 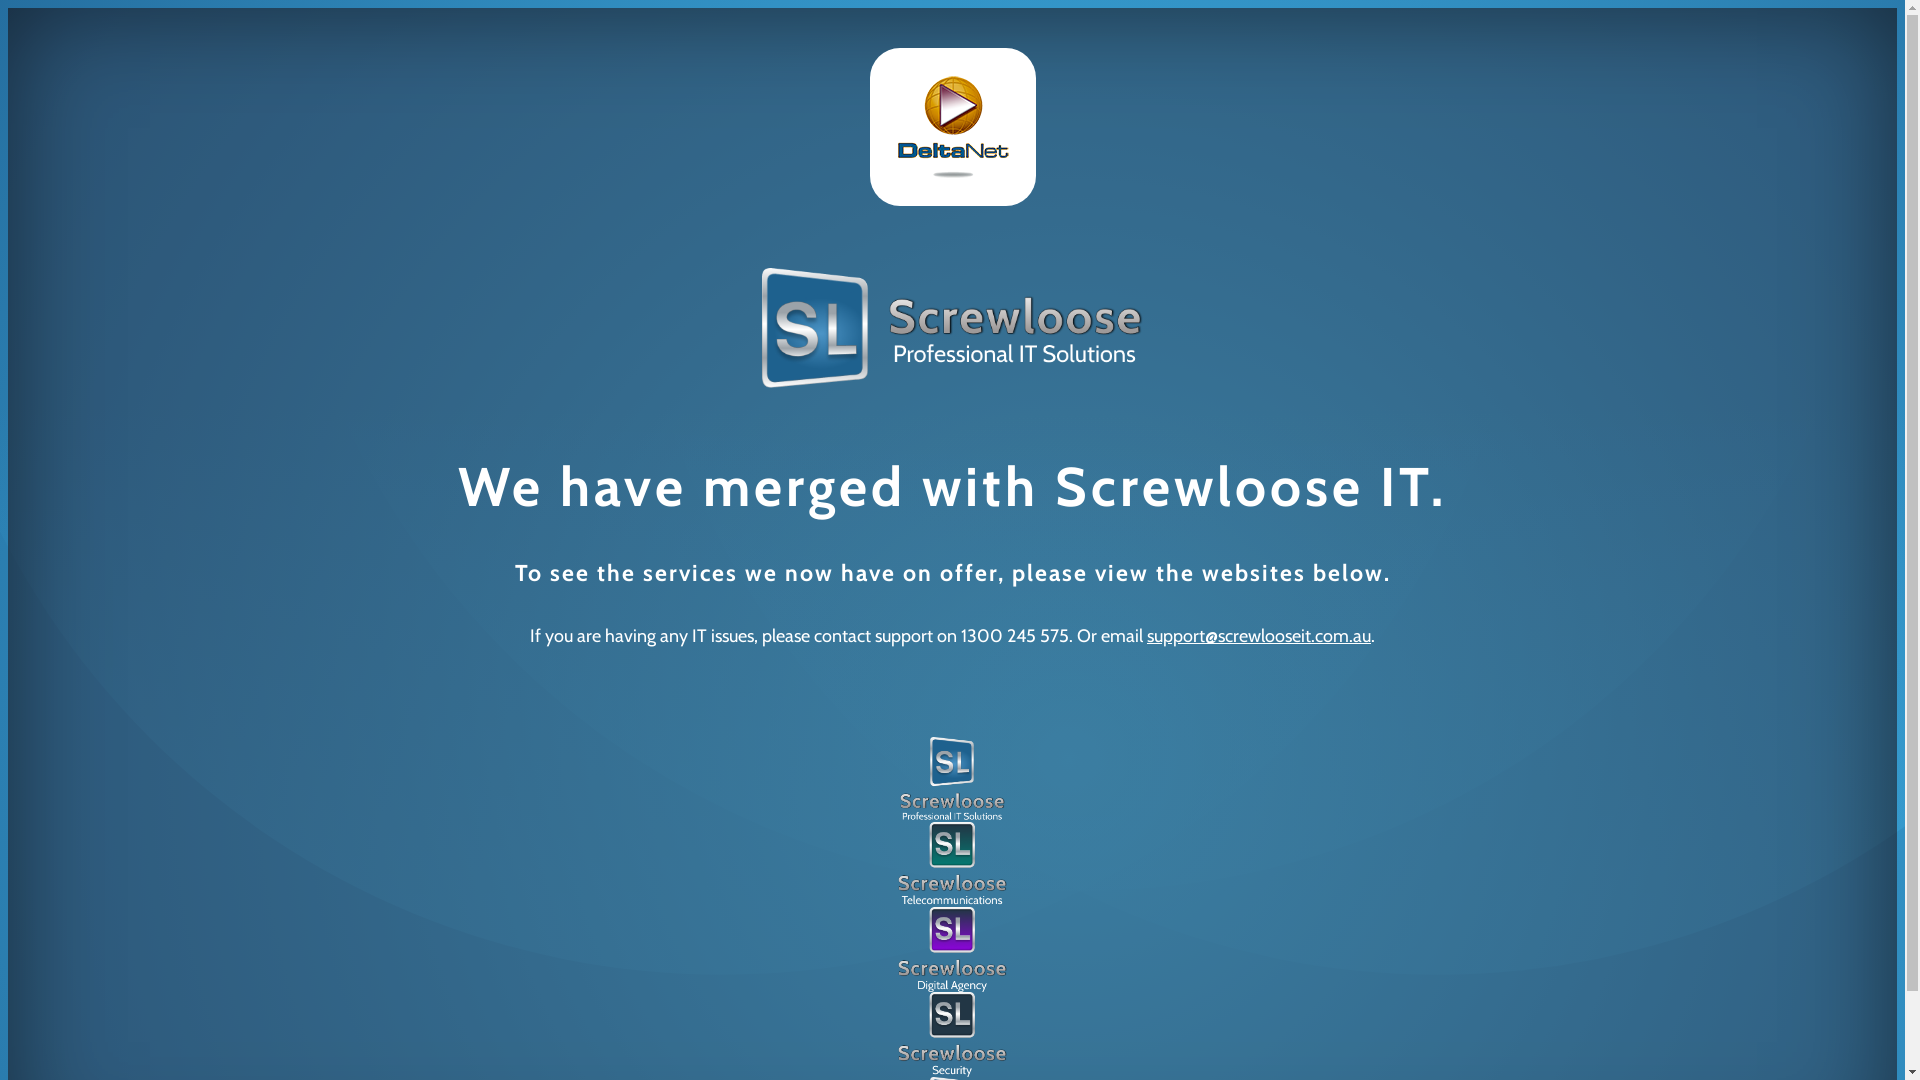 I want to click on 'support@screwlooseit.com.au', so click(x=1257, y=636).